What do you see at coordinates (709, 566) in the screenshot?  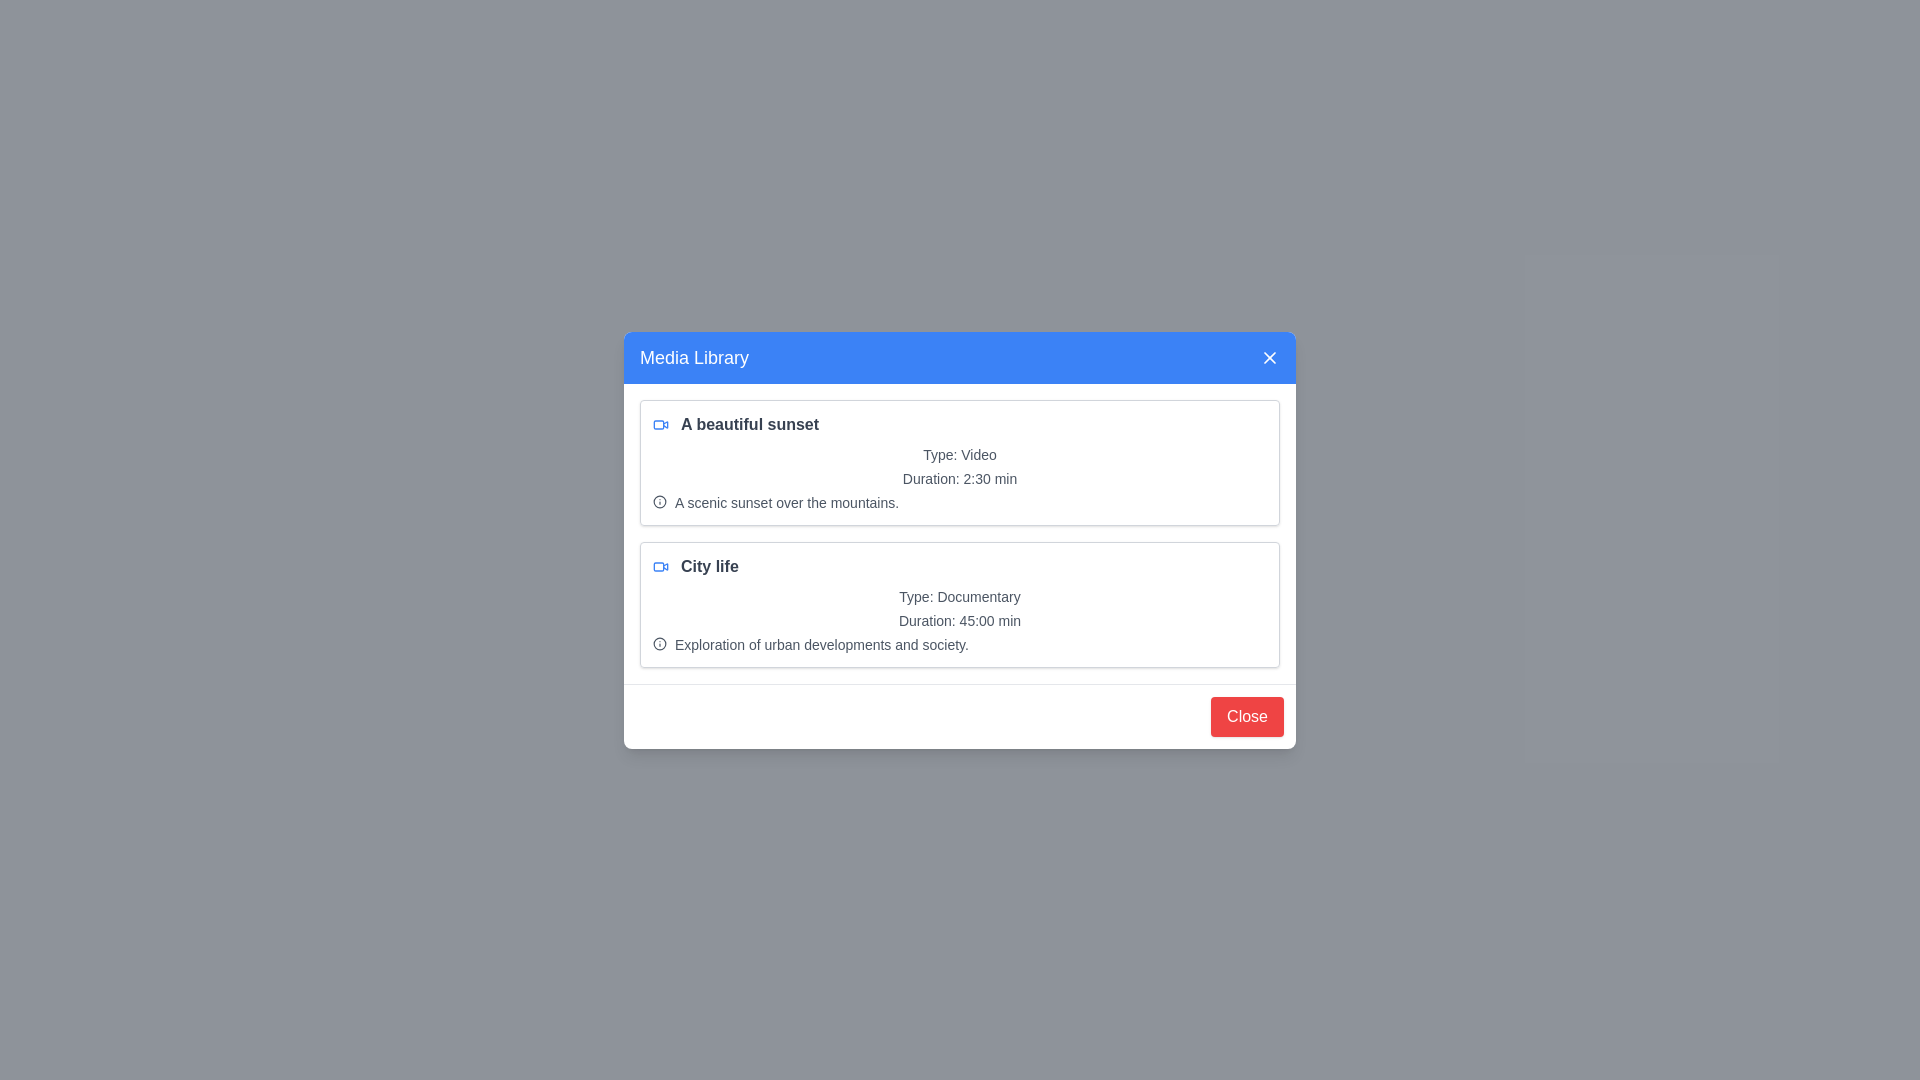 I see `the text label displaying 'City life' in the Media Library interface, which is bold, medium-sized, and gray` at bounding box center [709, 566].